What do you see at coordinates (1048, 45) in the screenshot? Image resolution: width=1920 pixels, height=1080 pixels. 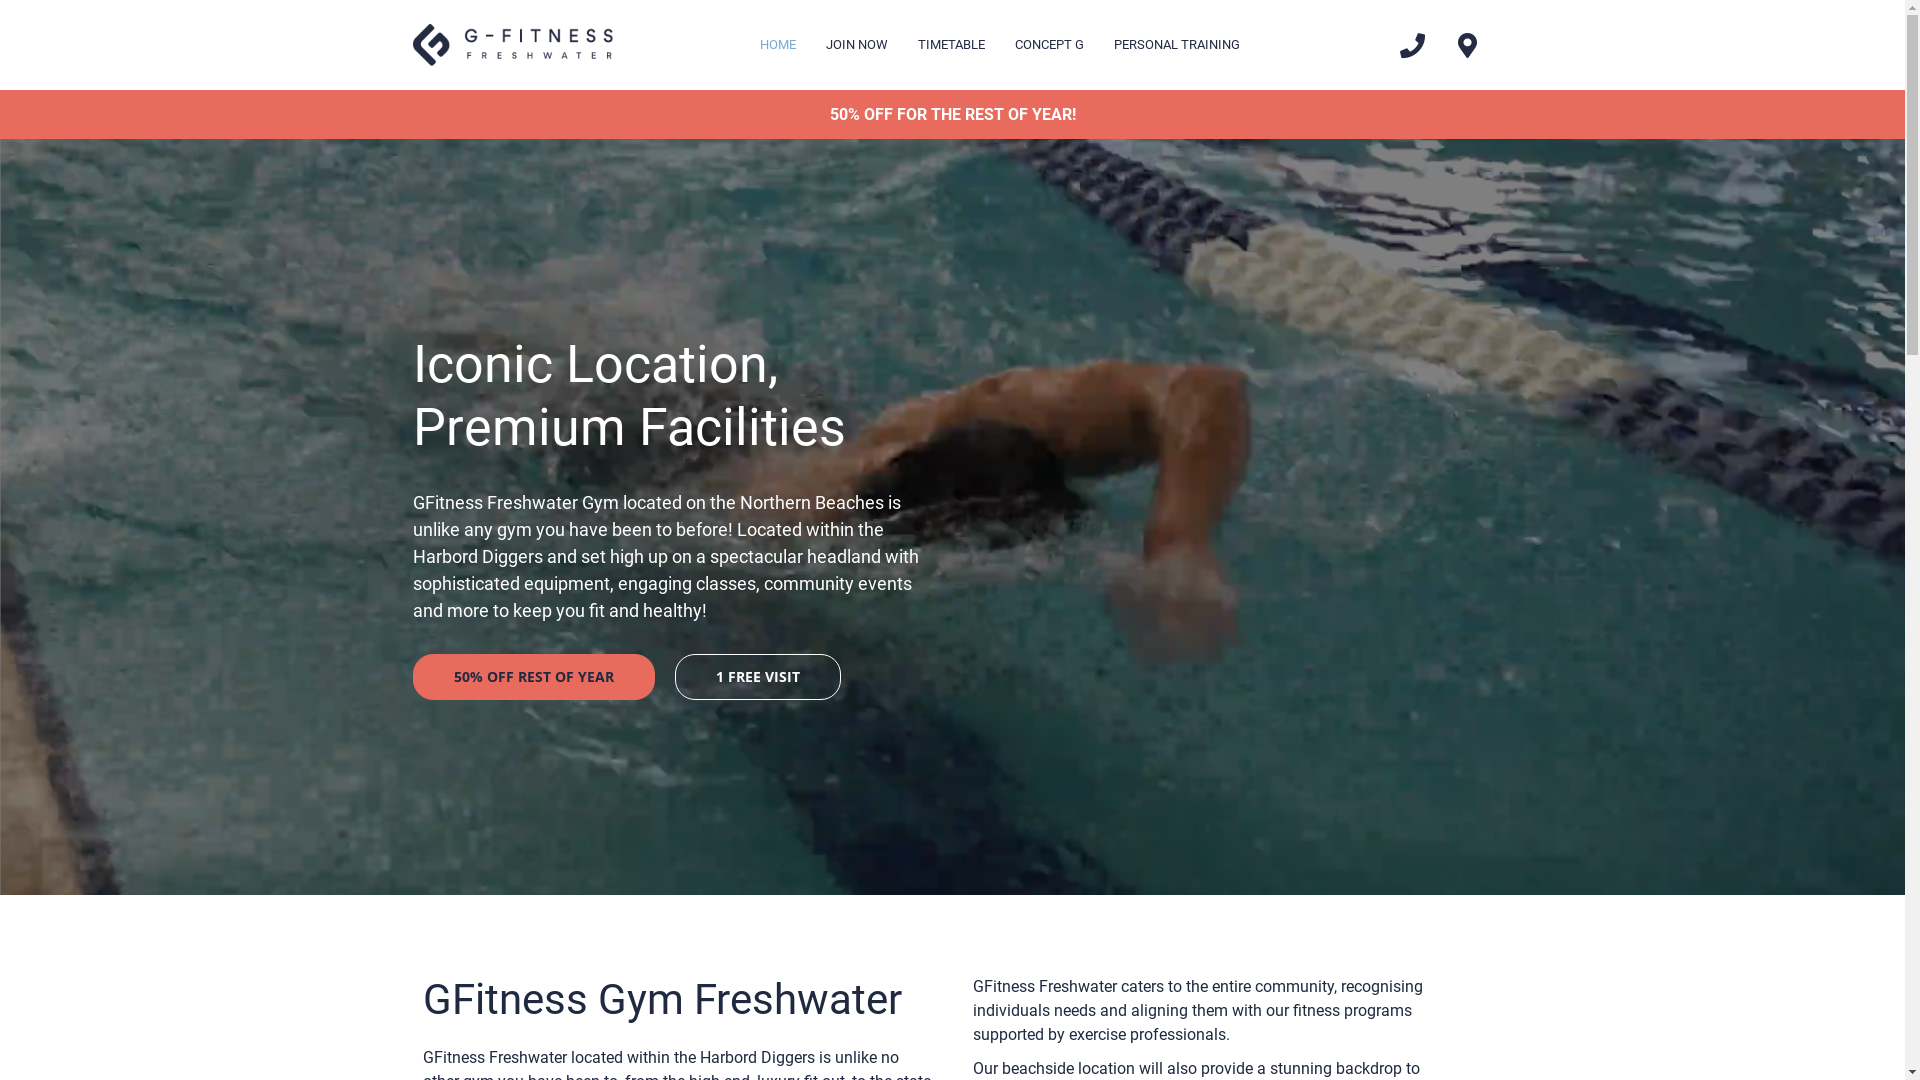 I see `'CONCEPT G'` at bounding box center [1048, 45].